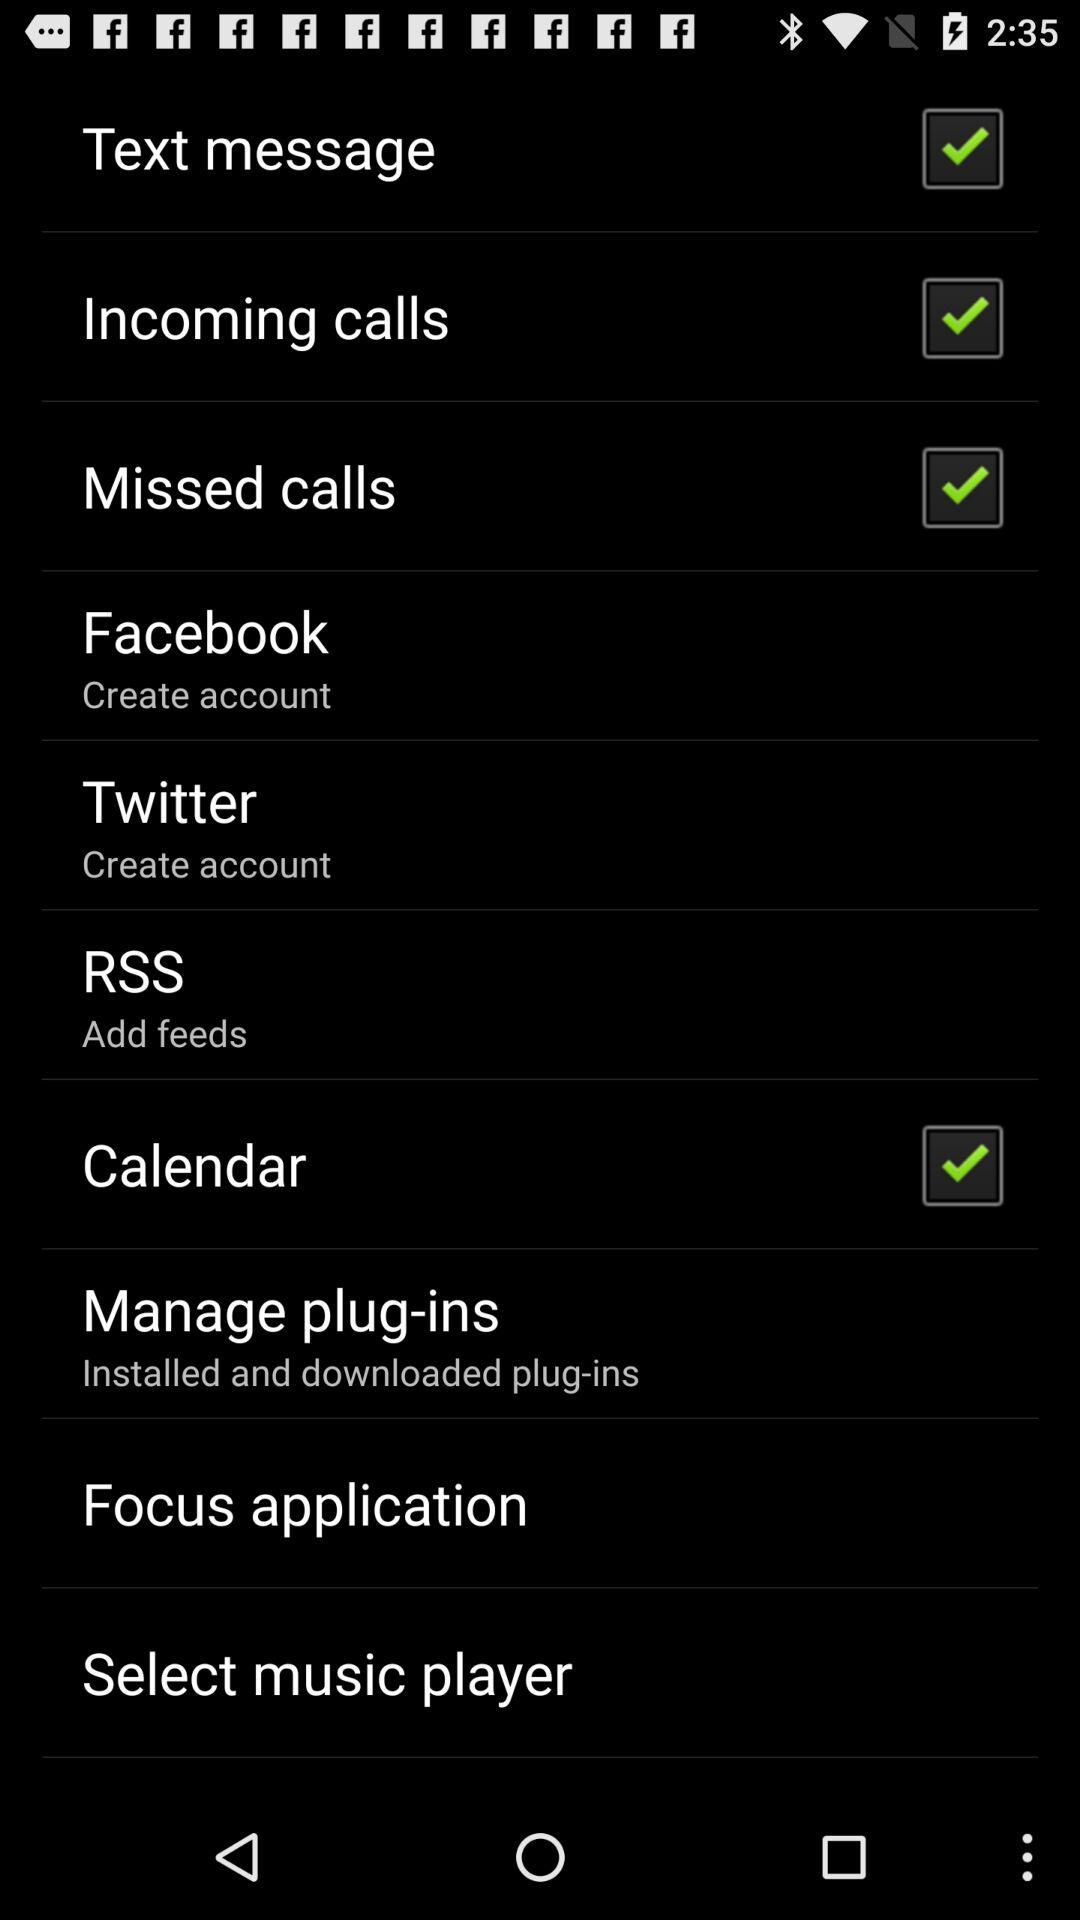  I want to click on the item above the missed calls app, so click(264, 315).